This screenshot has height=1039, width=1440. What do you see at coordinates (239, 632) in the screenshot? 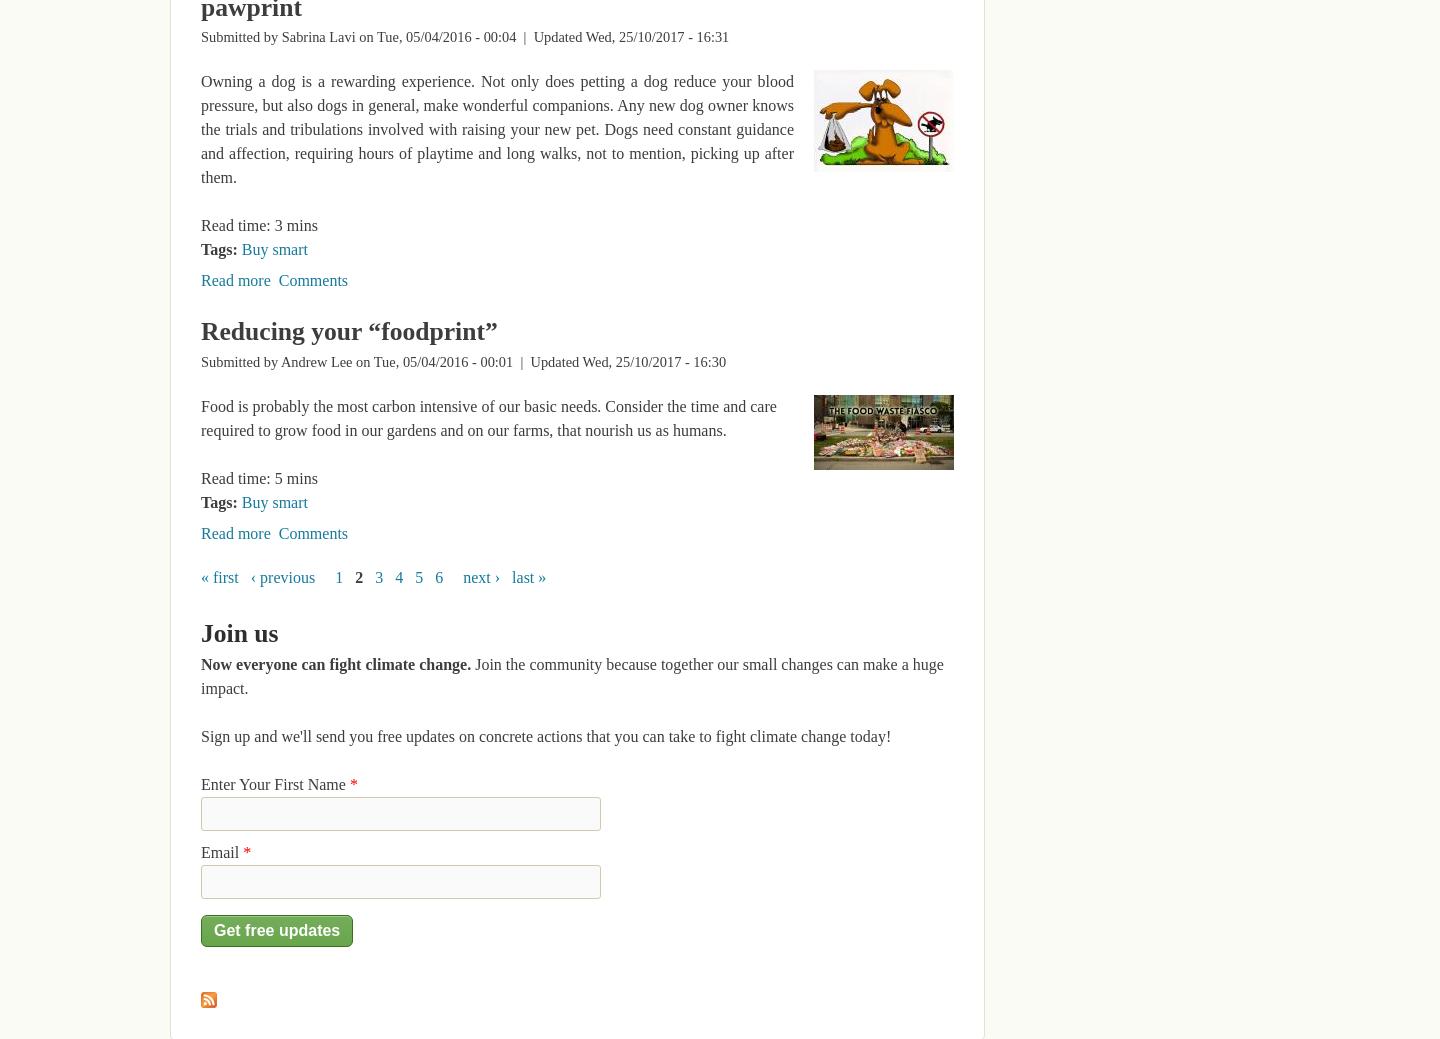
I see `'Join us'` at bounding box center [239, 632].